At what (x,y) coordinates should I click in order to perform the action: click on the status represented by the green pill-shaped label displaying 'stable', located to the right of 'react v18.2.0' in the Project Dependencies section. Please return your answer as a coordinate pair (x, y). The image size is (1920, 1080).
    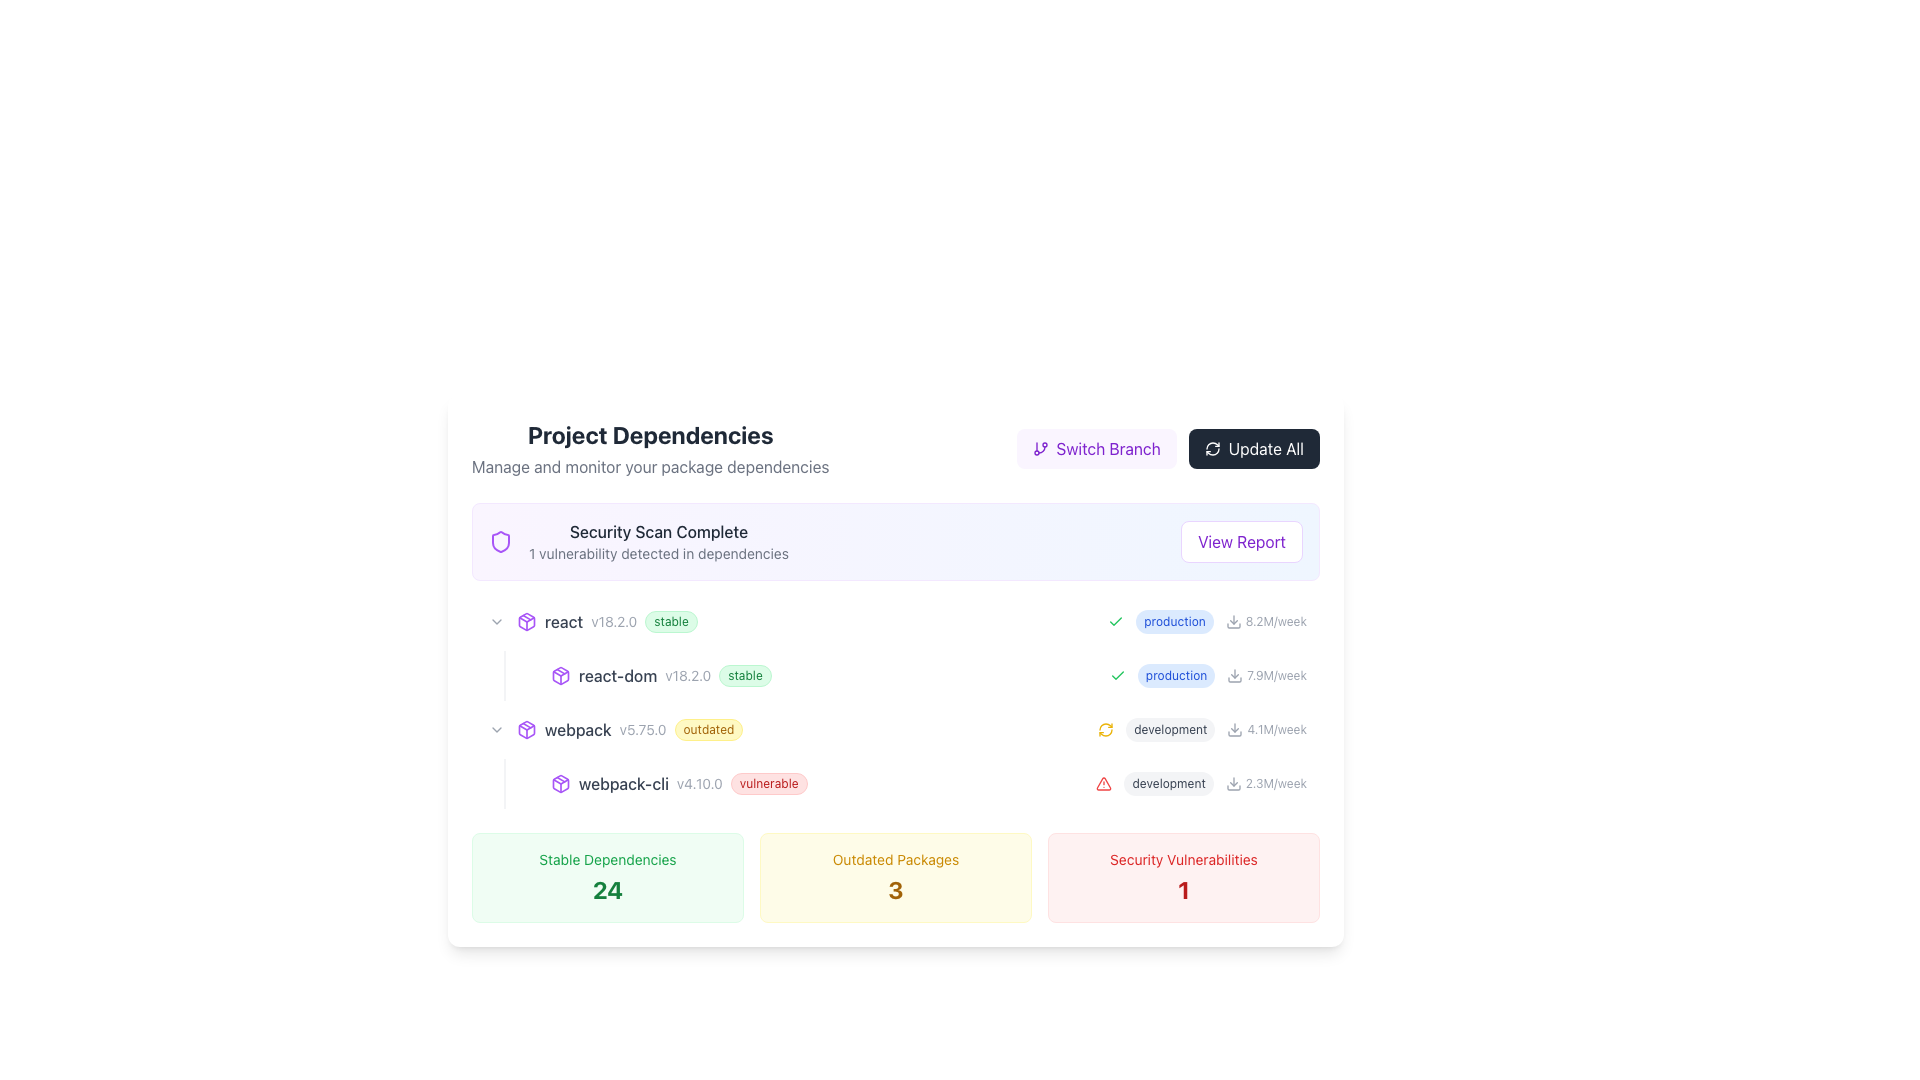
    Looking at the image, I should click on (671, 620).